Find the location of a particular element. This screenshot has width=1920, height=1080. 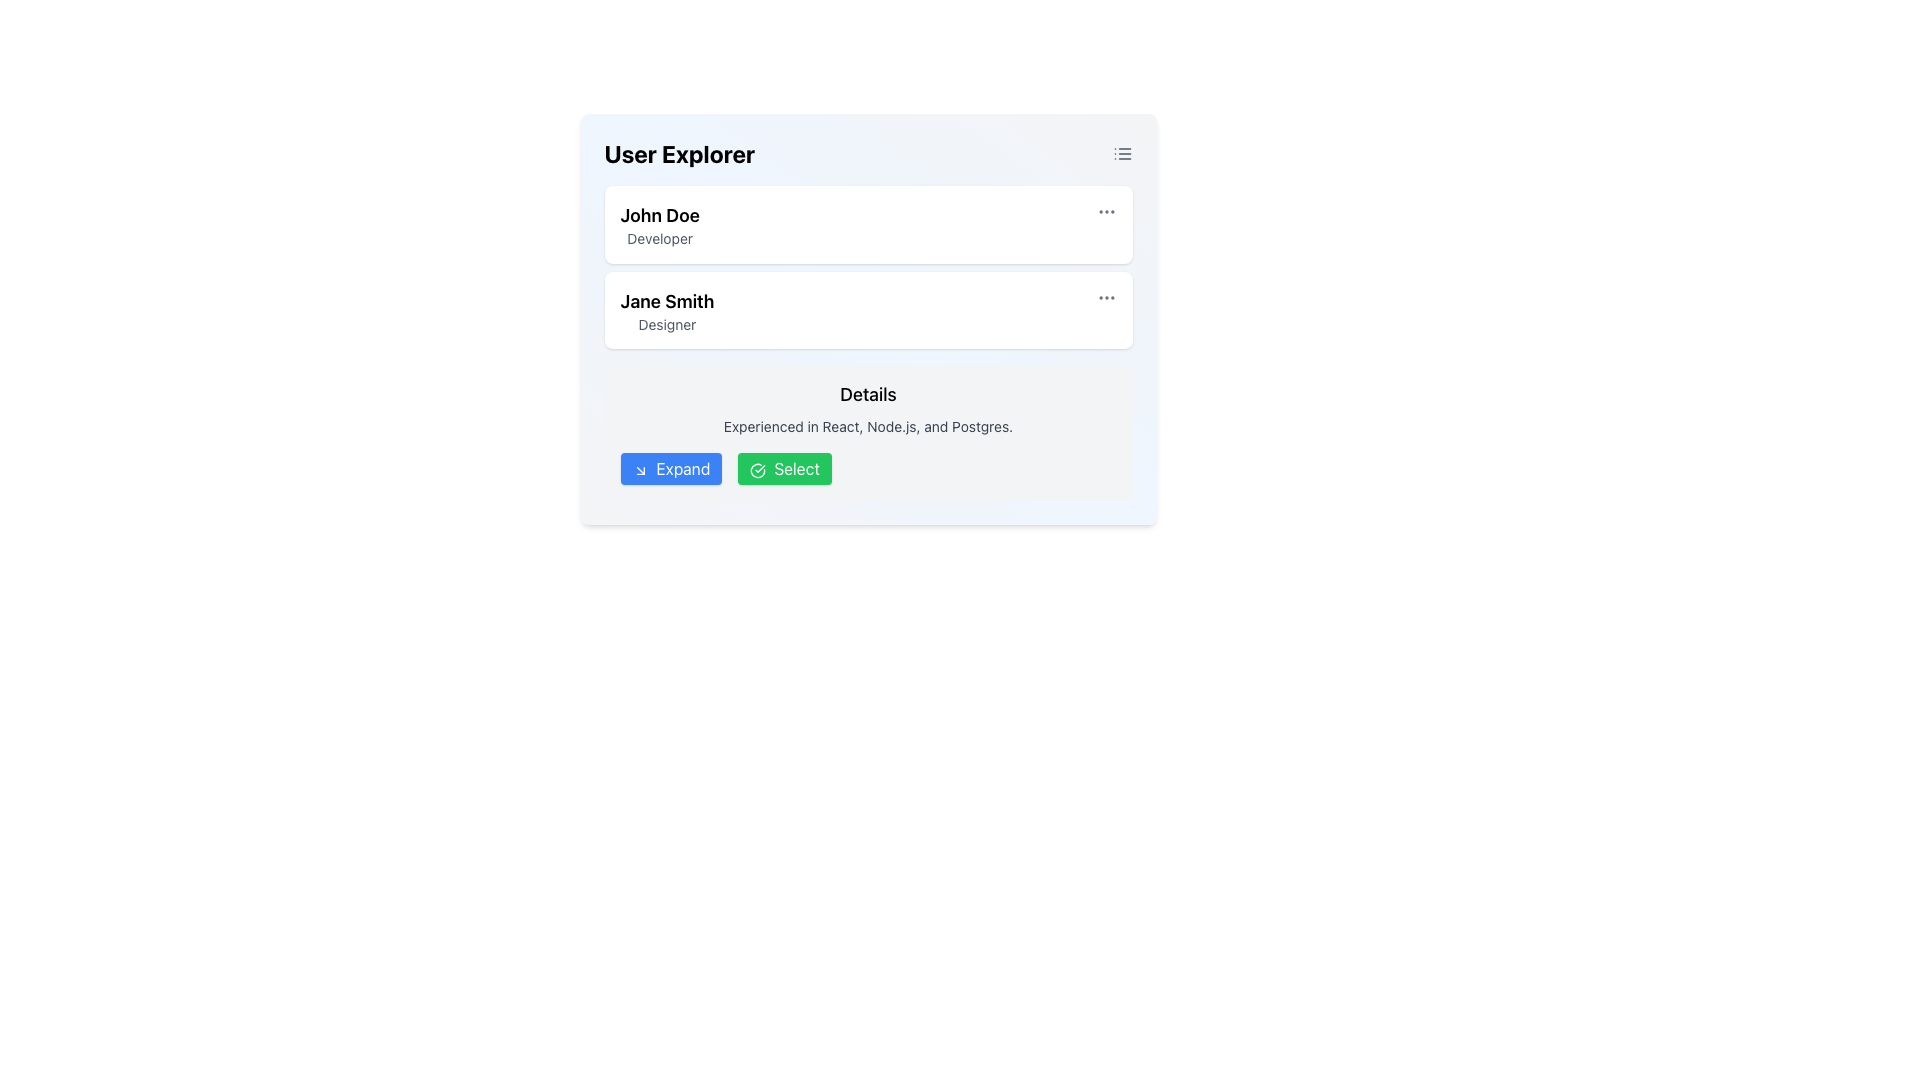

the user information block displaying 'John Doe' is located at coordinates (660, 224).